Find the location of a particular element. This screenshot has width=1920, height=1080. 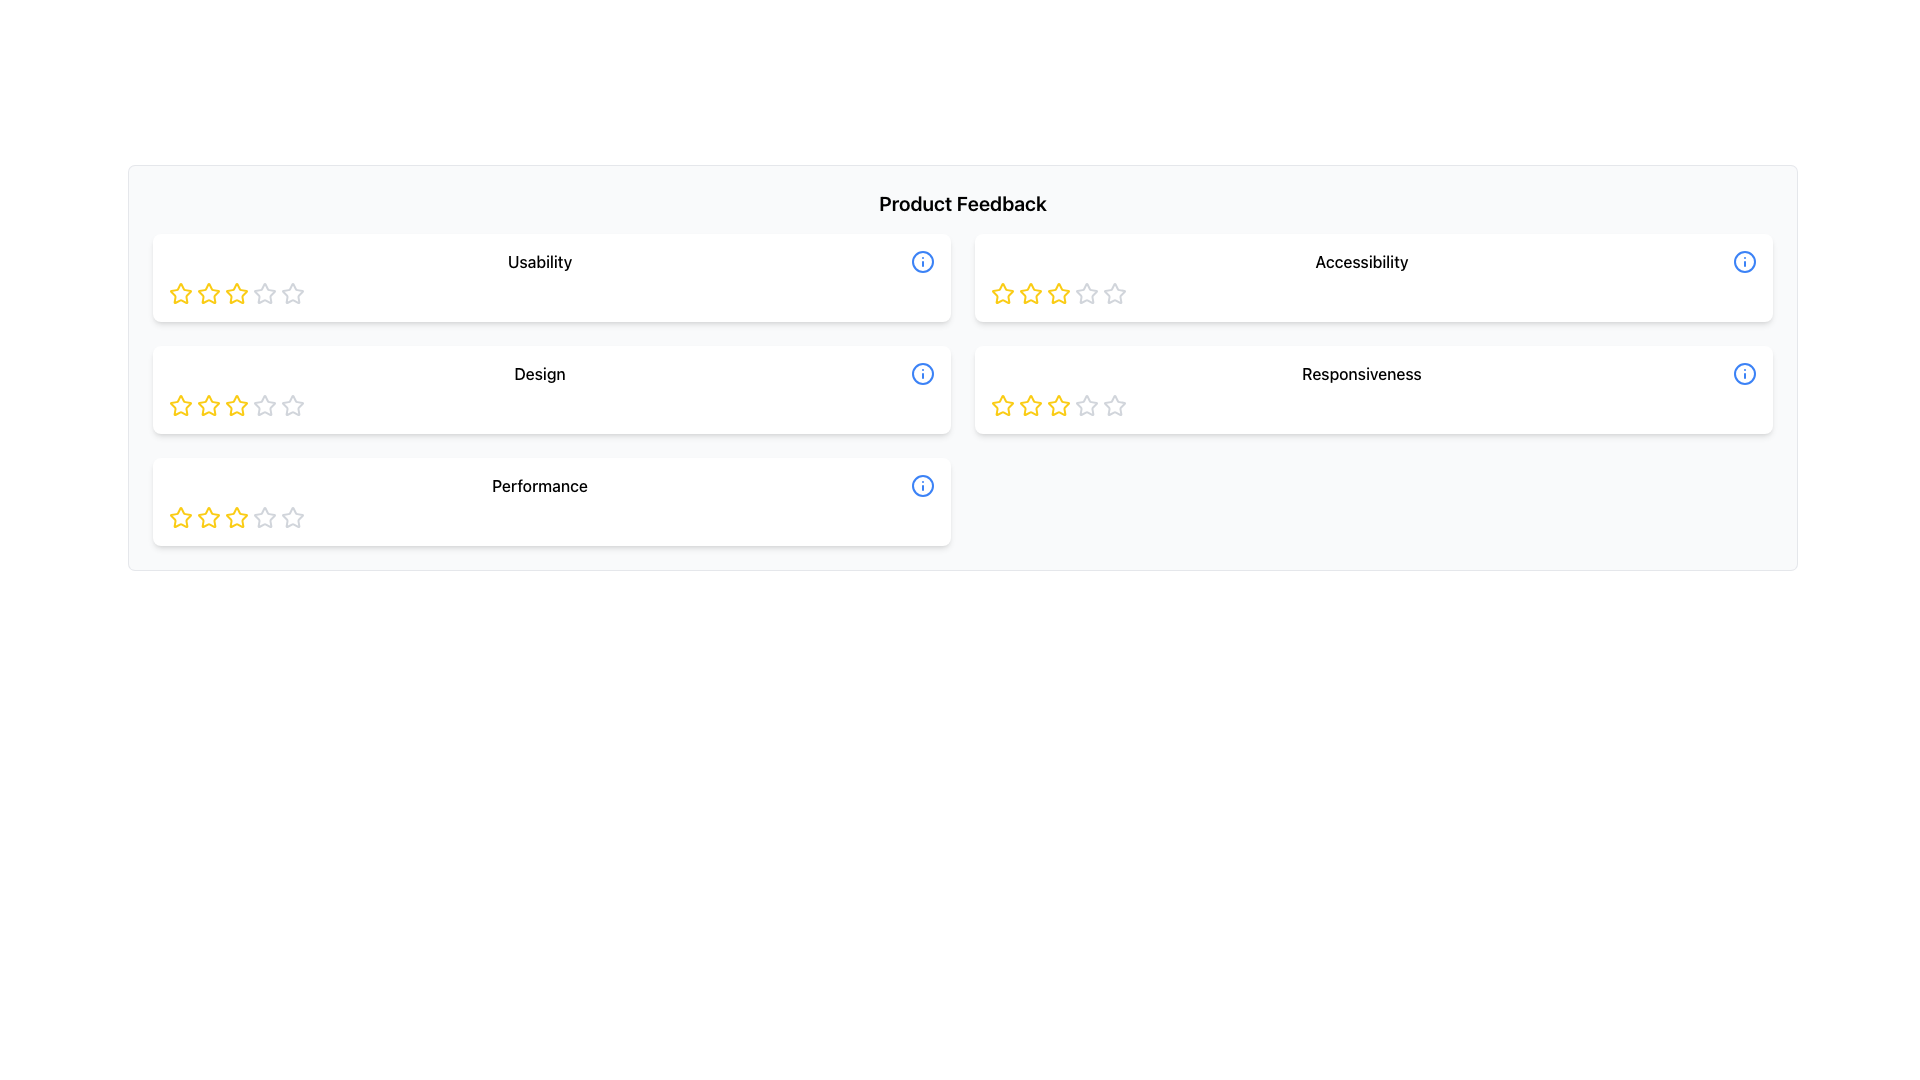

the second star icon with a yellow border and white fill under the 'Responsiveness' header to assign a rating of 2 is located at coordinates (1056, 405).